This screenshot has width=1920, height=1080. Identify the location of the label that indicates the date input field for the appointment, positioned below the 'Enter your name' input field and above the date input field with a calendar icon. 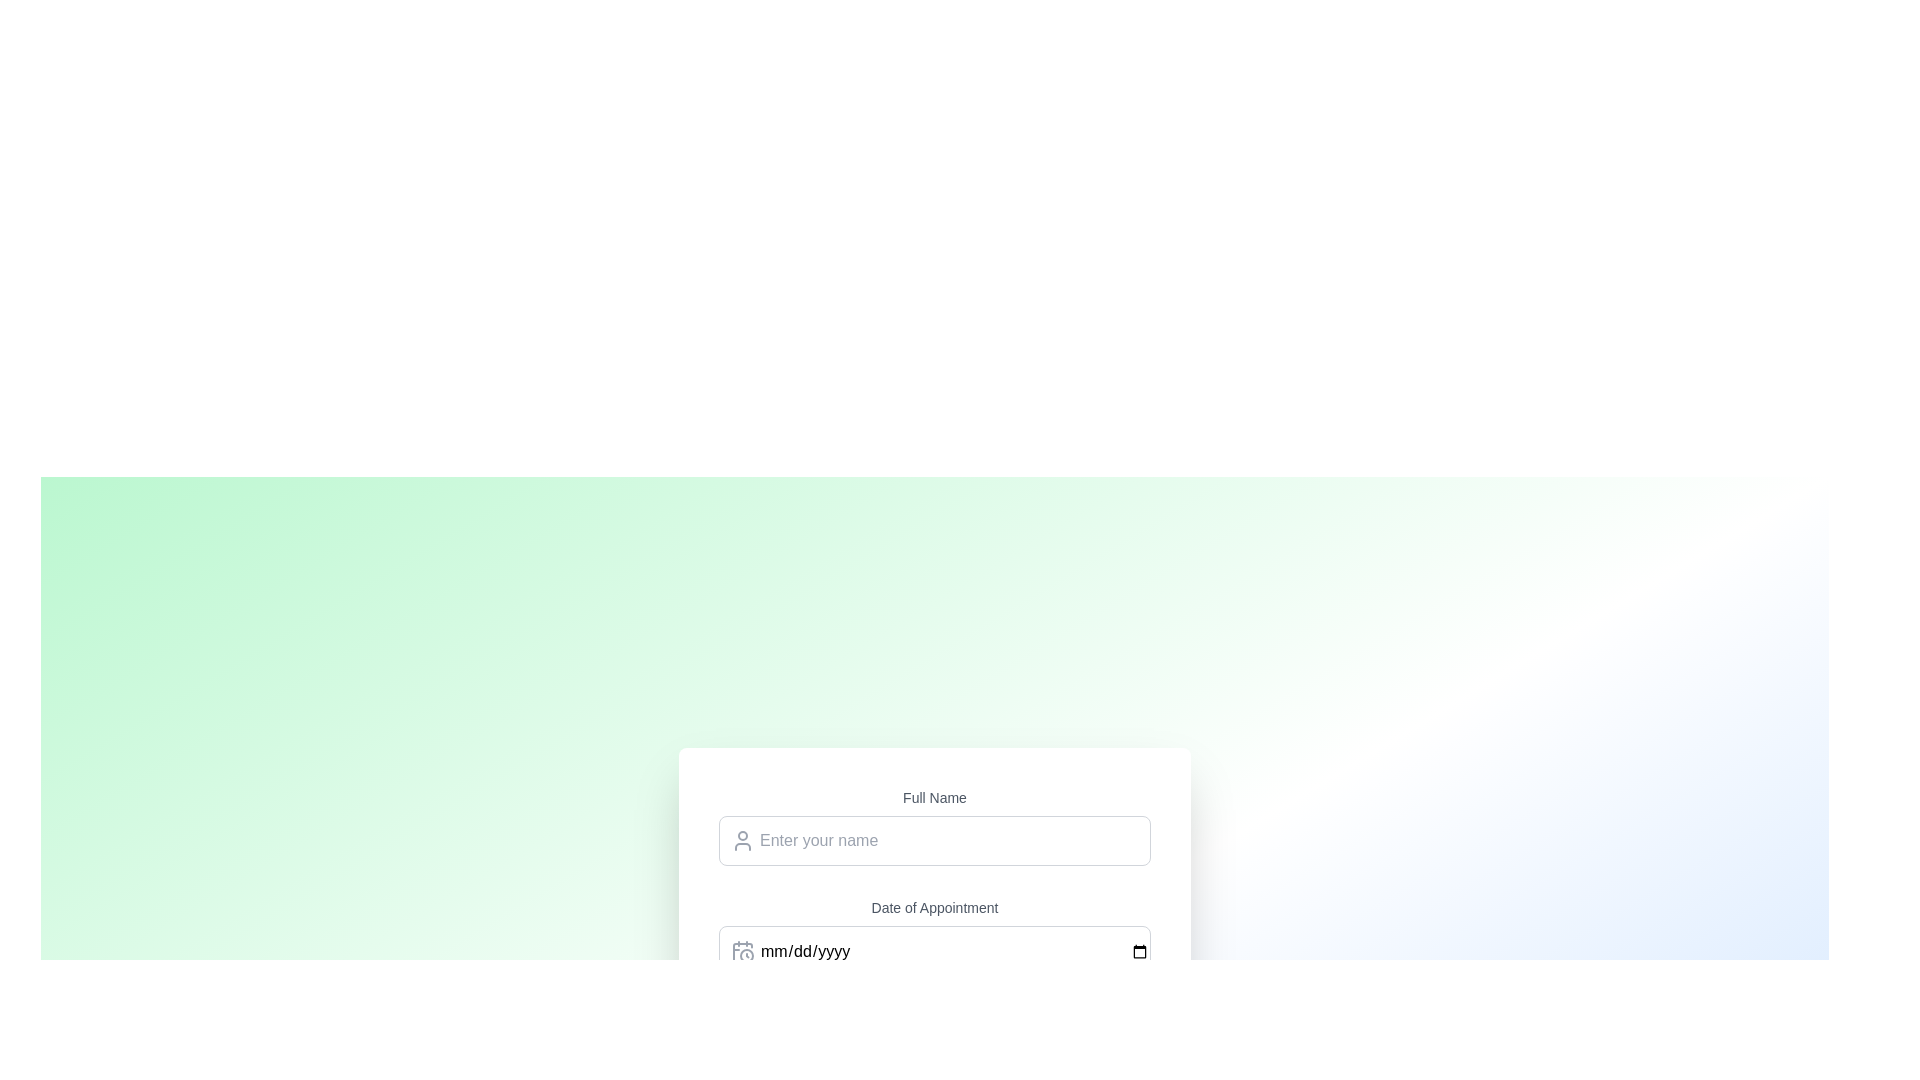
(934, 907).